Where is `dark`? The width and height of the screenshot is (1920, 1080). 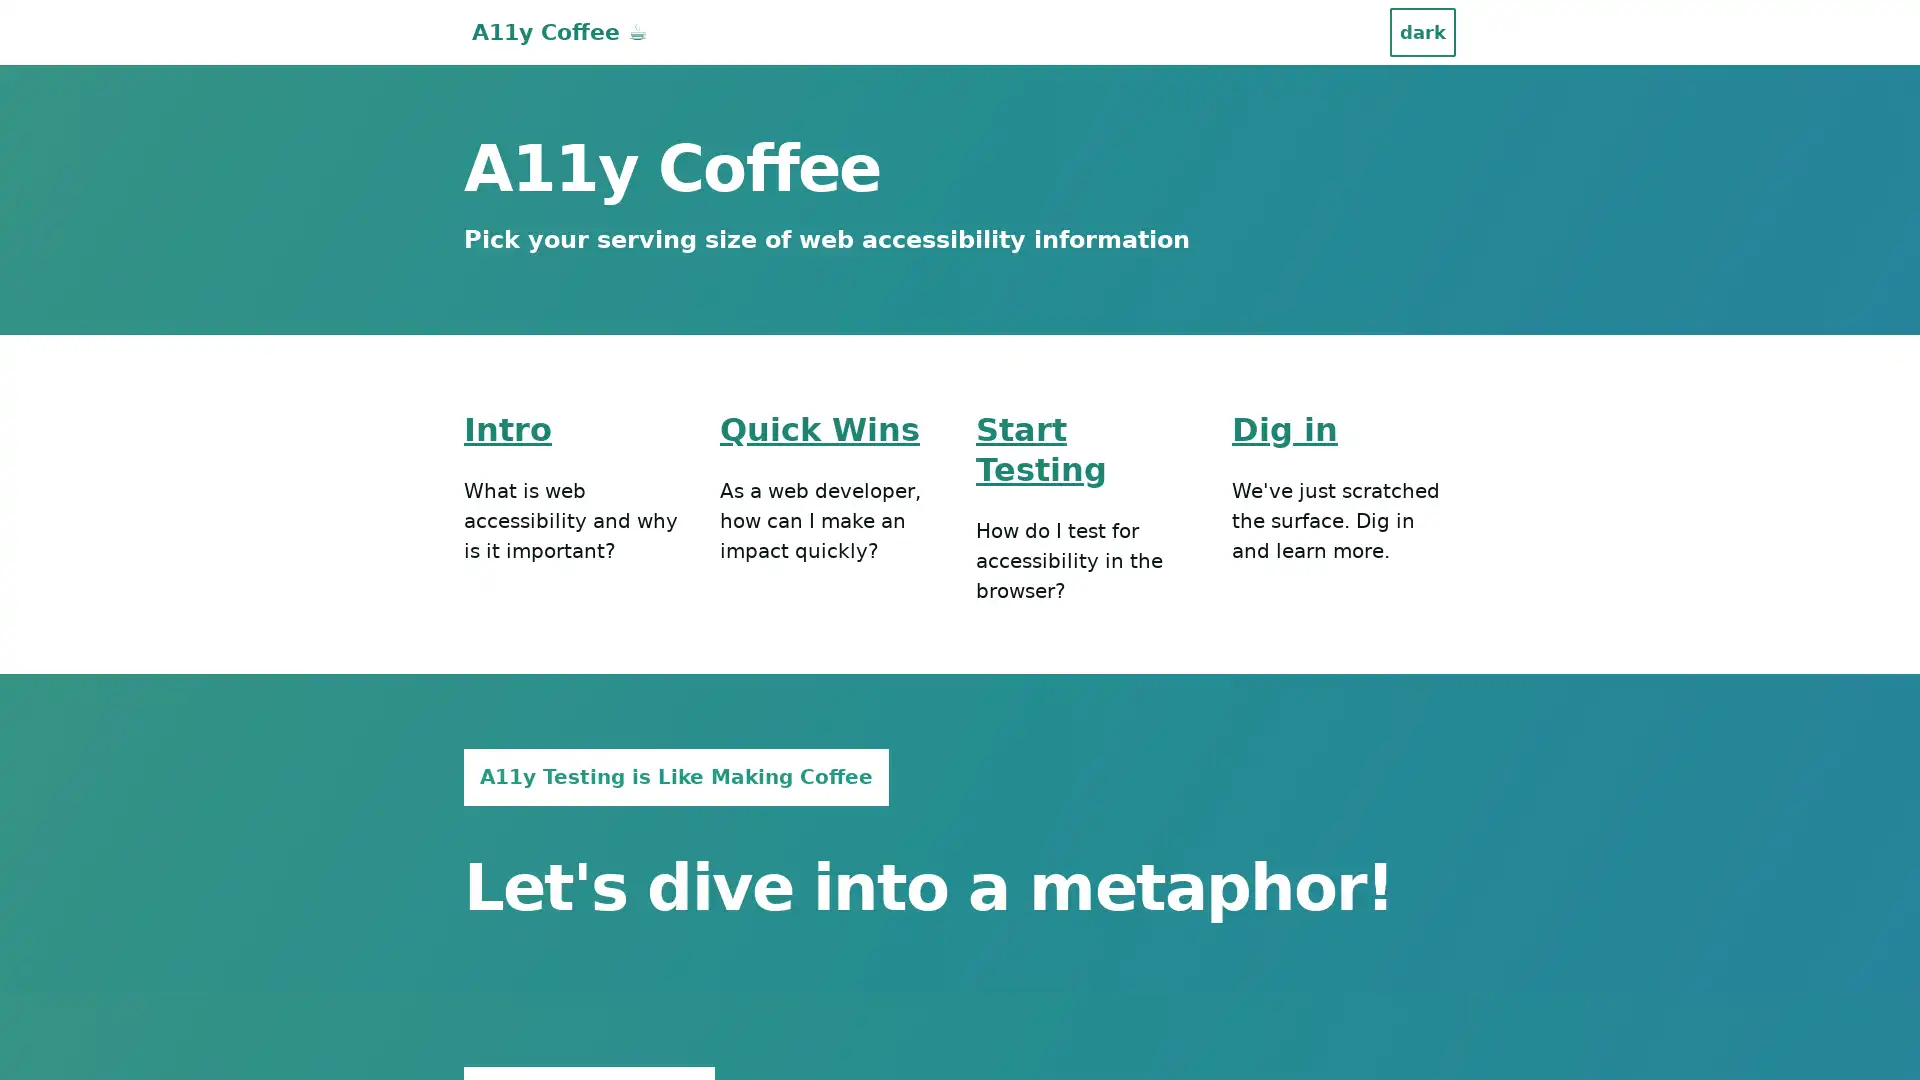 dark is located at coordinates (1421, 32).